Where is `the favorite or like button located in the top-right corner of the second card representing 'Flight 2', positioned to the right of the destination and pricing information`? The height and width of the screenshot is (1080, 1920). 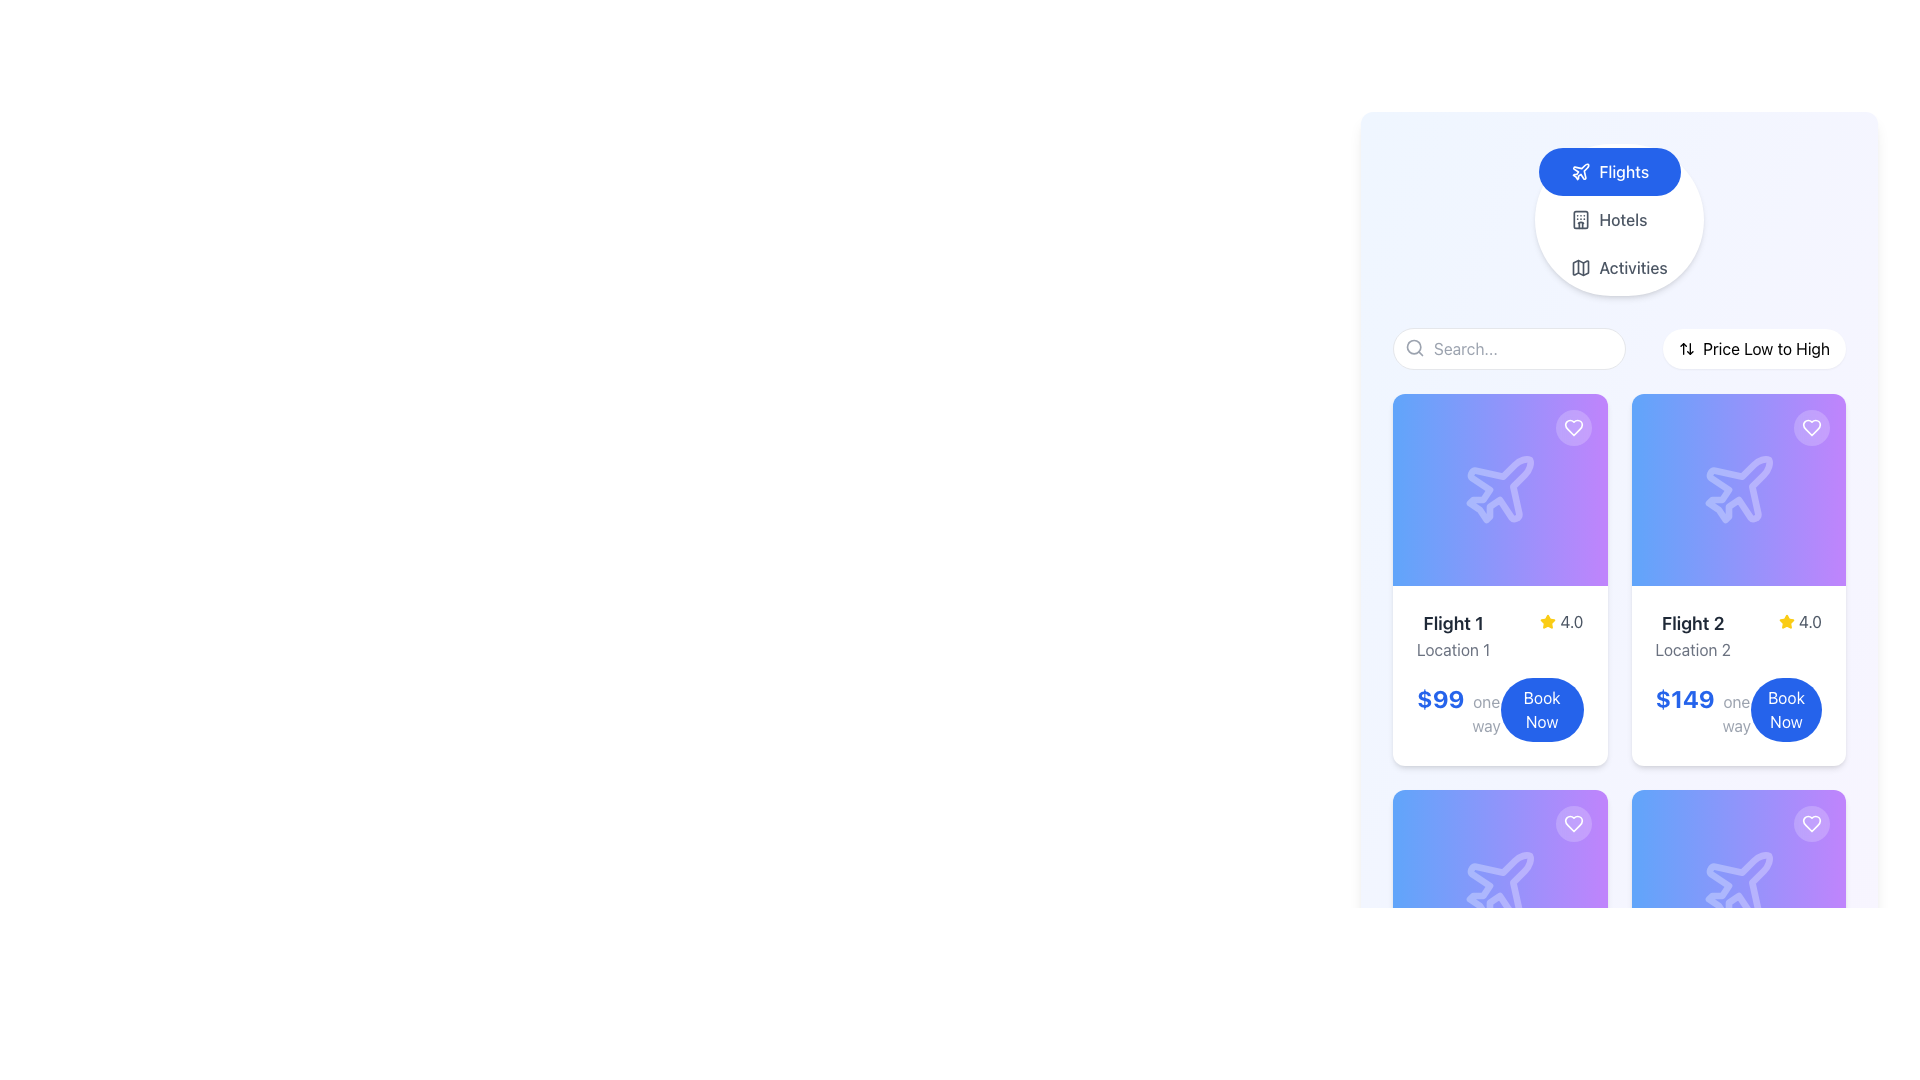
the favorite or like button located in the top-right corner of the second card representing 'Flight 2', positioned to the right of the destination and pricing information is located at coordinates (1811, 427).